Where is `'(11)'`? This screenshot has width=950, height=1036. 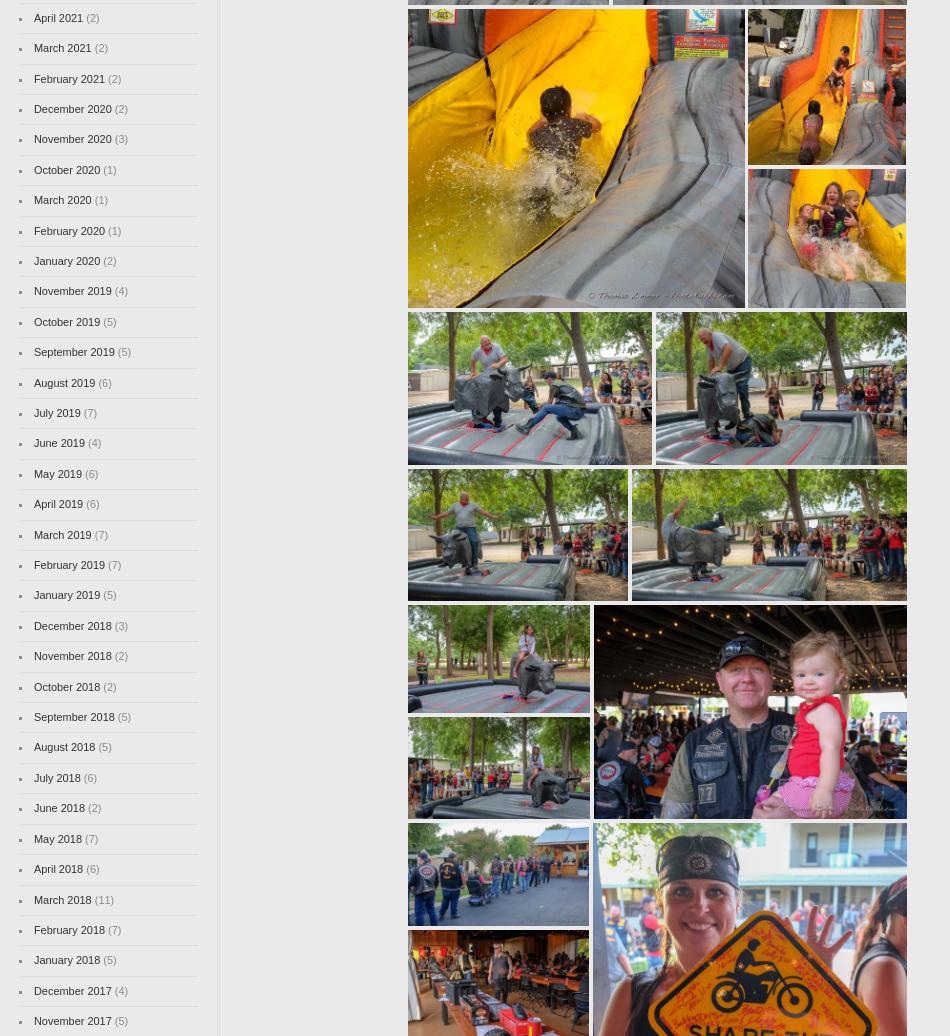
'(11)' is located at coordinates (102, 899).